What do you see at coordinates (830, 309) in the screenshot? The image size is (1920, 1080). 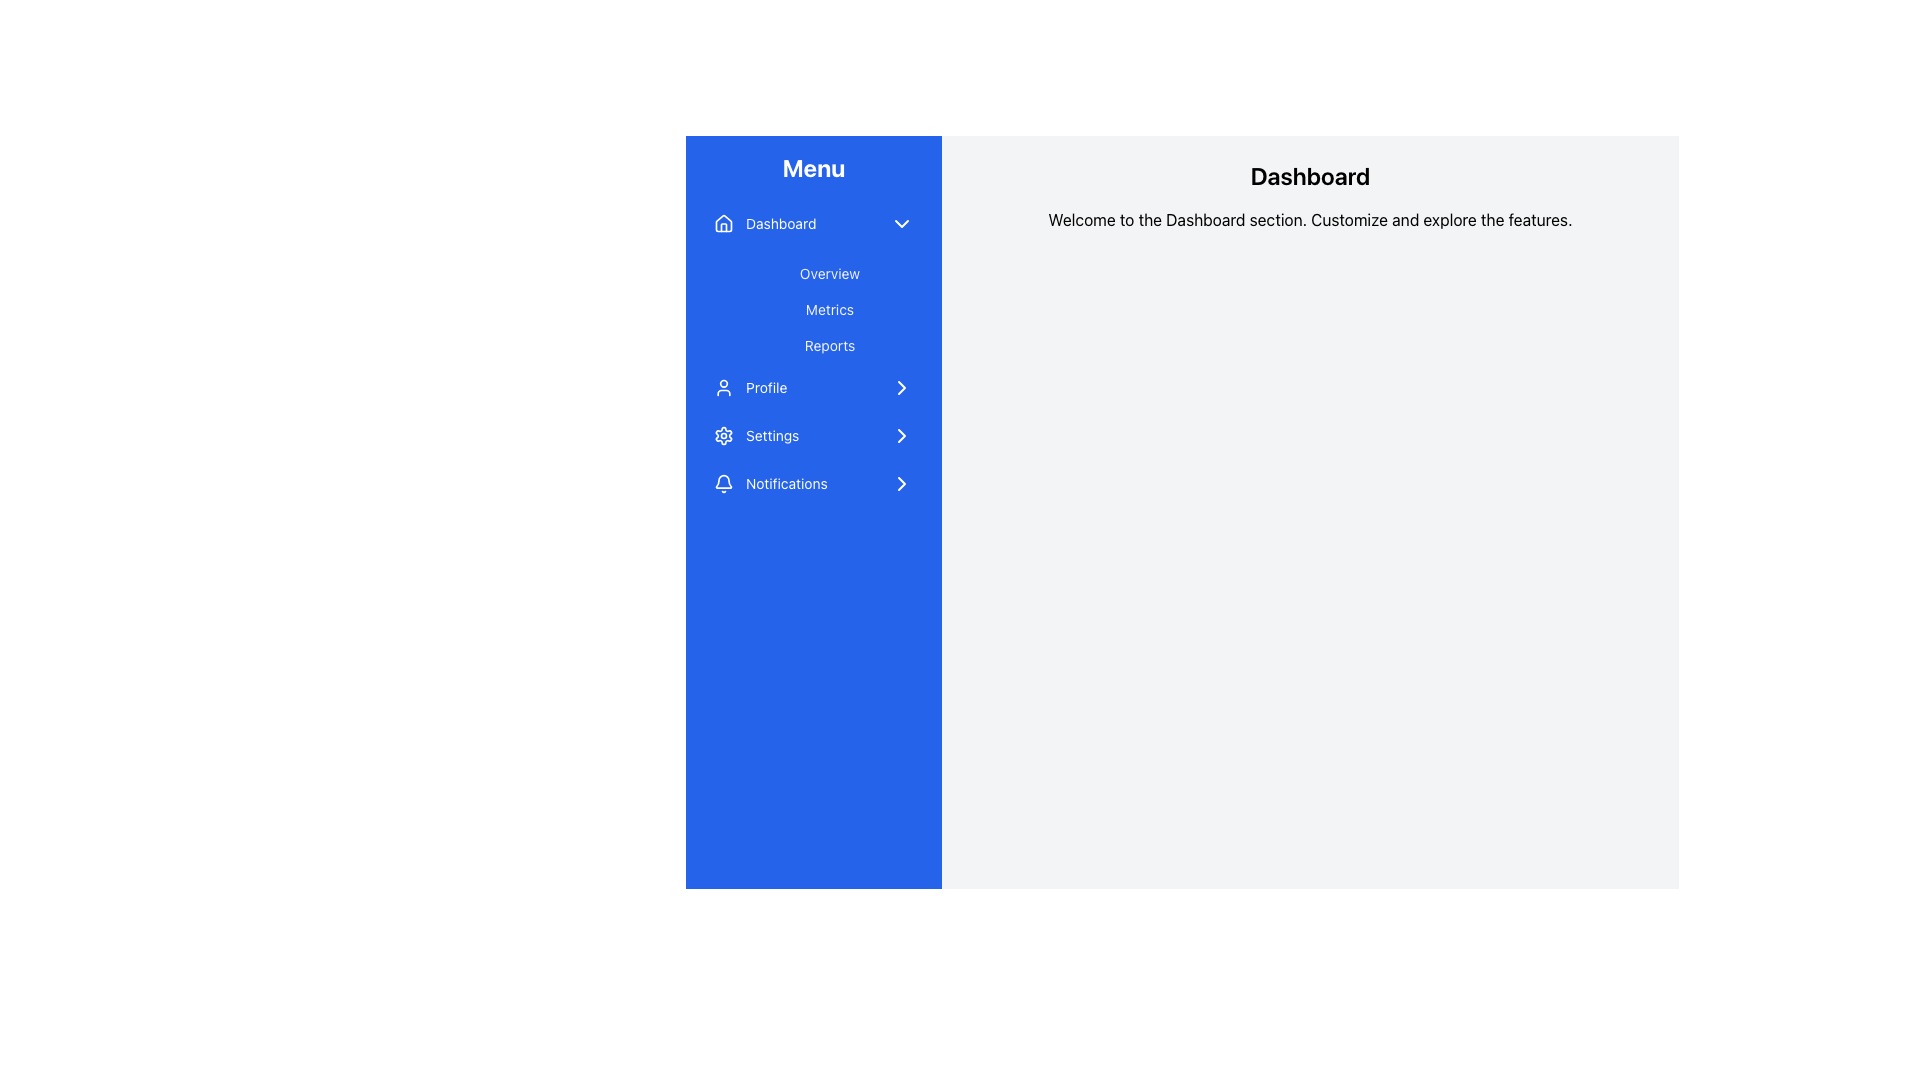 I see `the 'Metrics' navigation link located in the left sidebar under the 'Dashboard' section` at bounding box center [830, 309].